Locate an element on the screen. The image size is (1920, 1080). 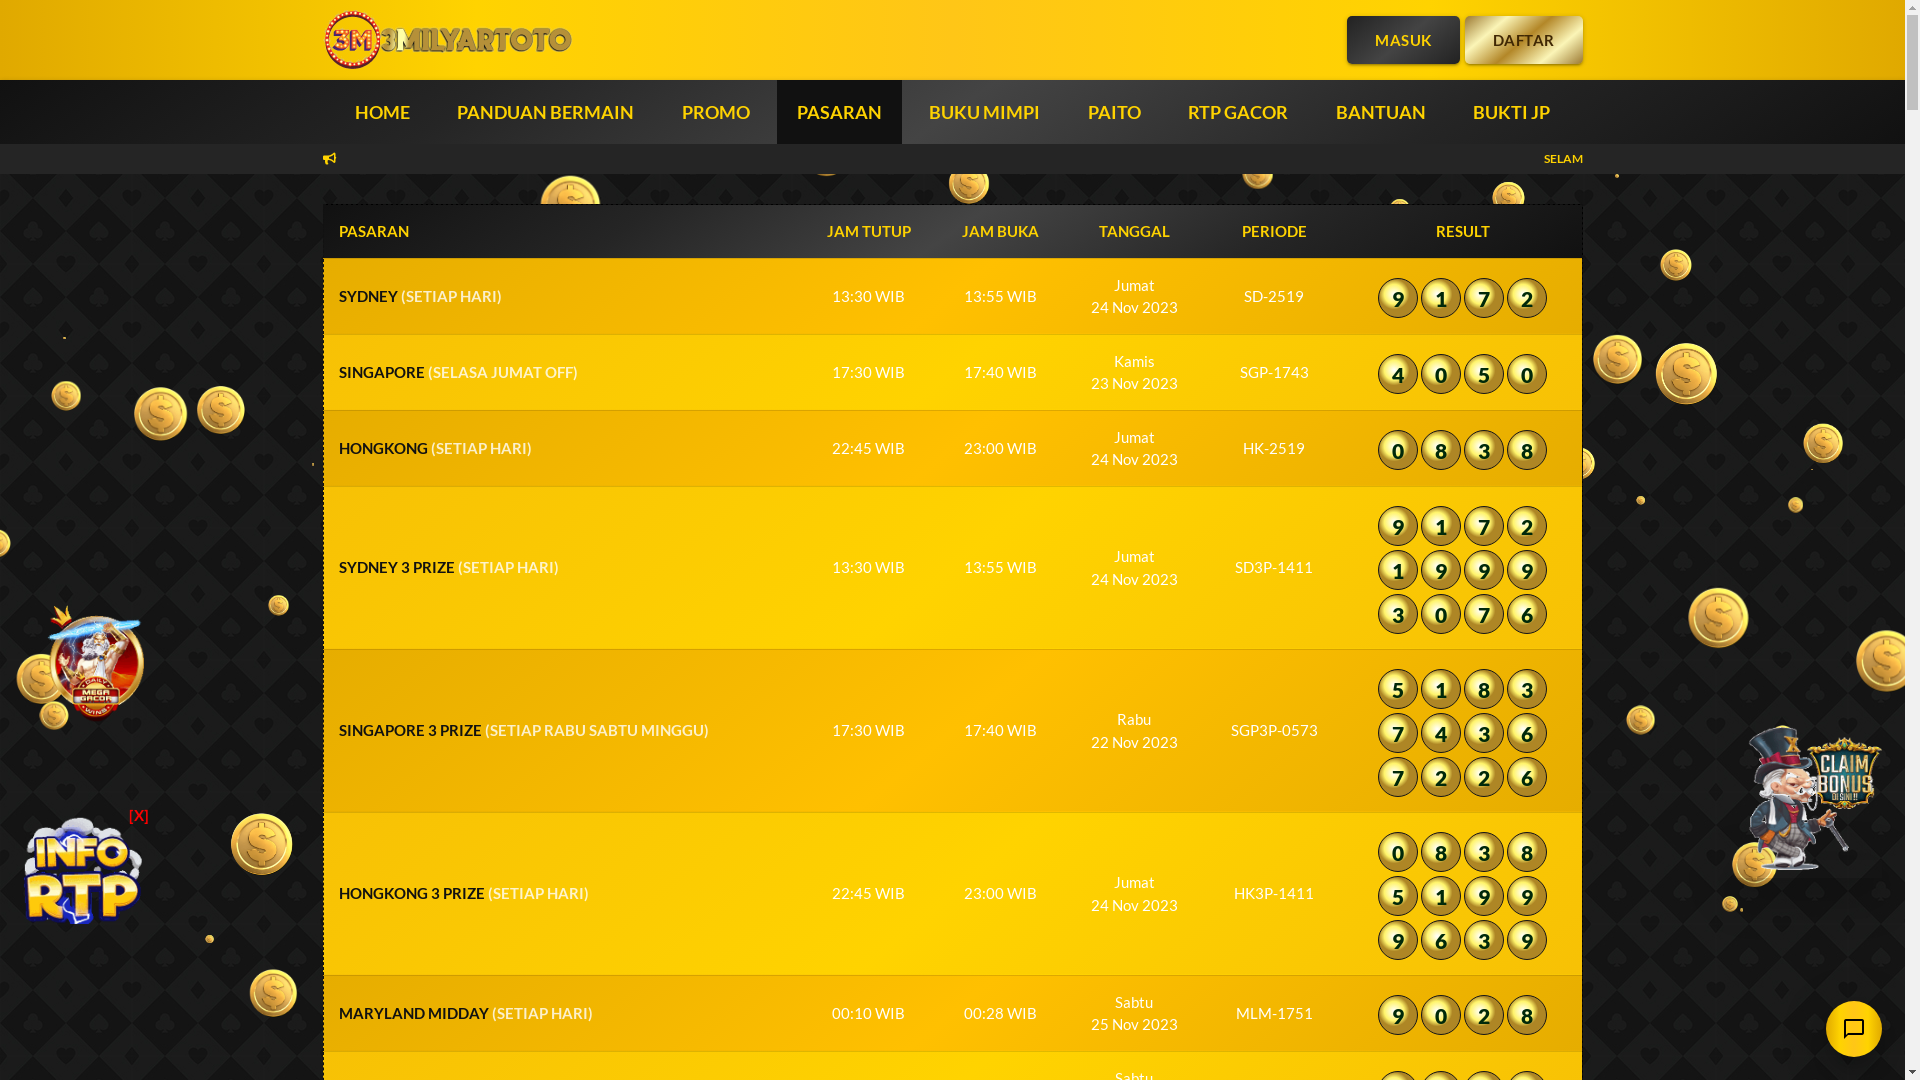
'0 8 3 8 is located at coordinates (1482, 897).